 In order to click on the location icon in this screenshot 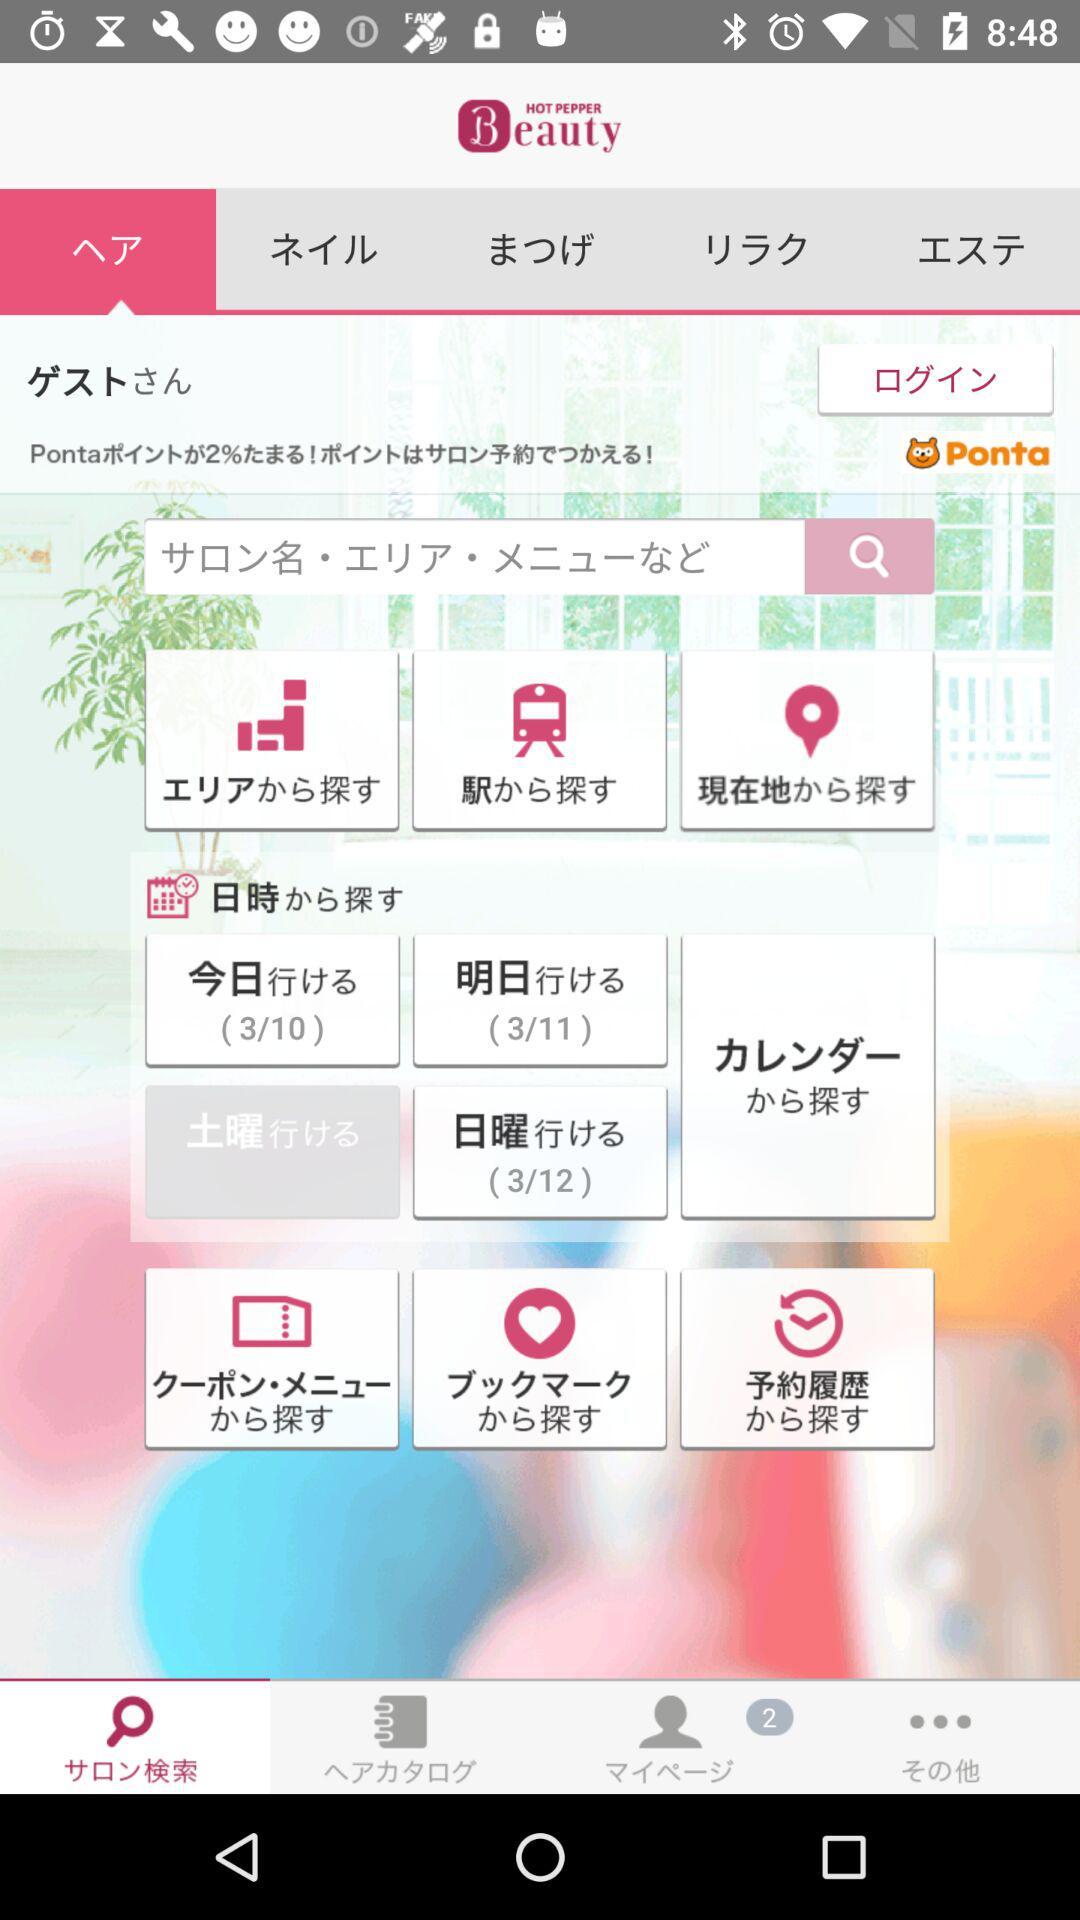, I will do `click(806, 740)`.